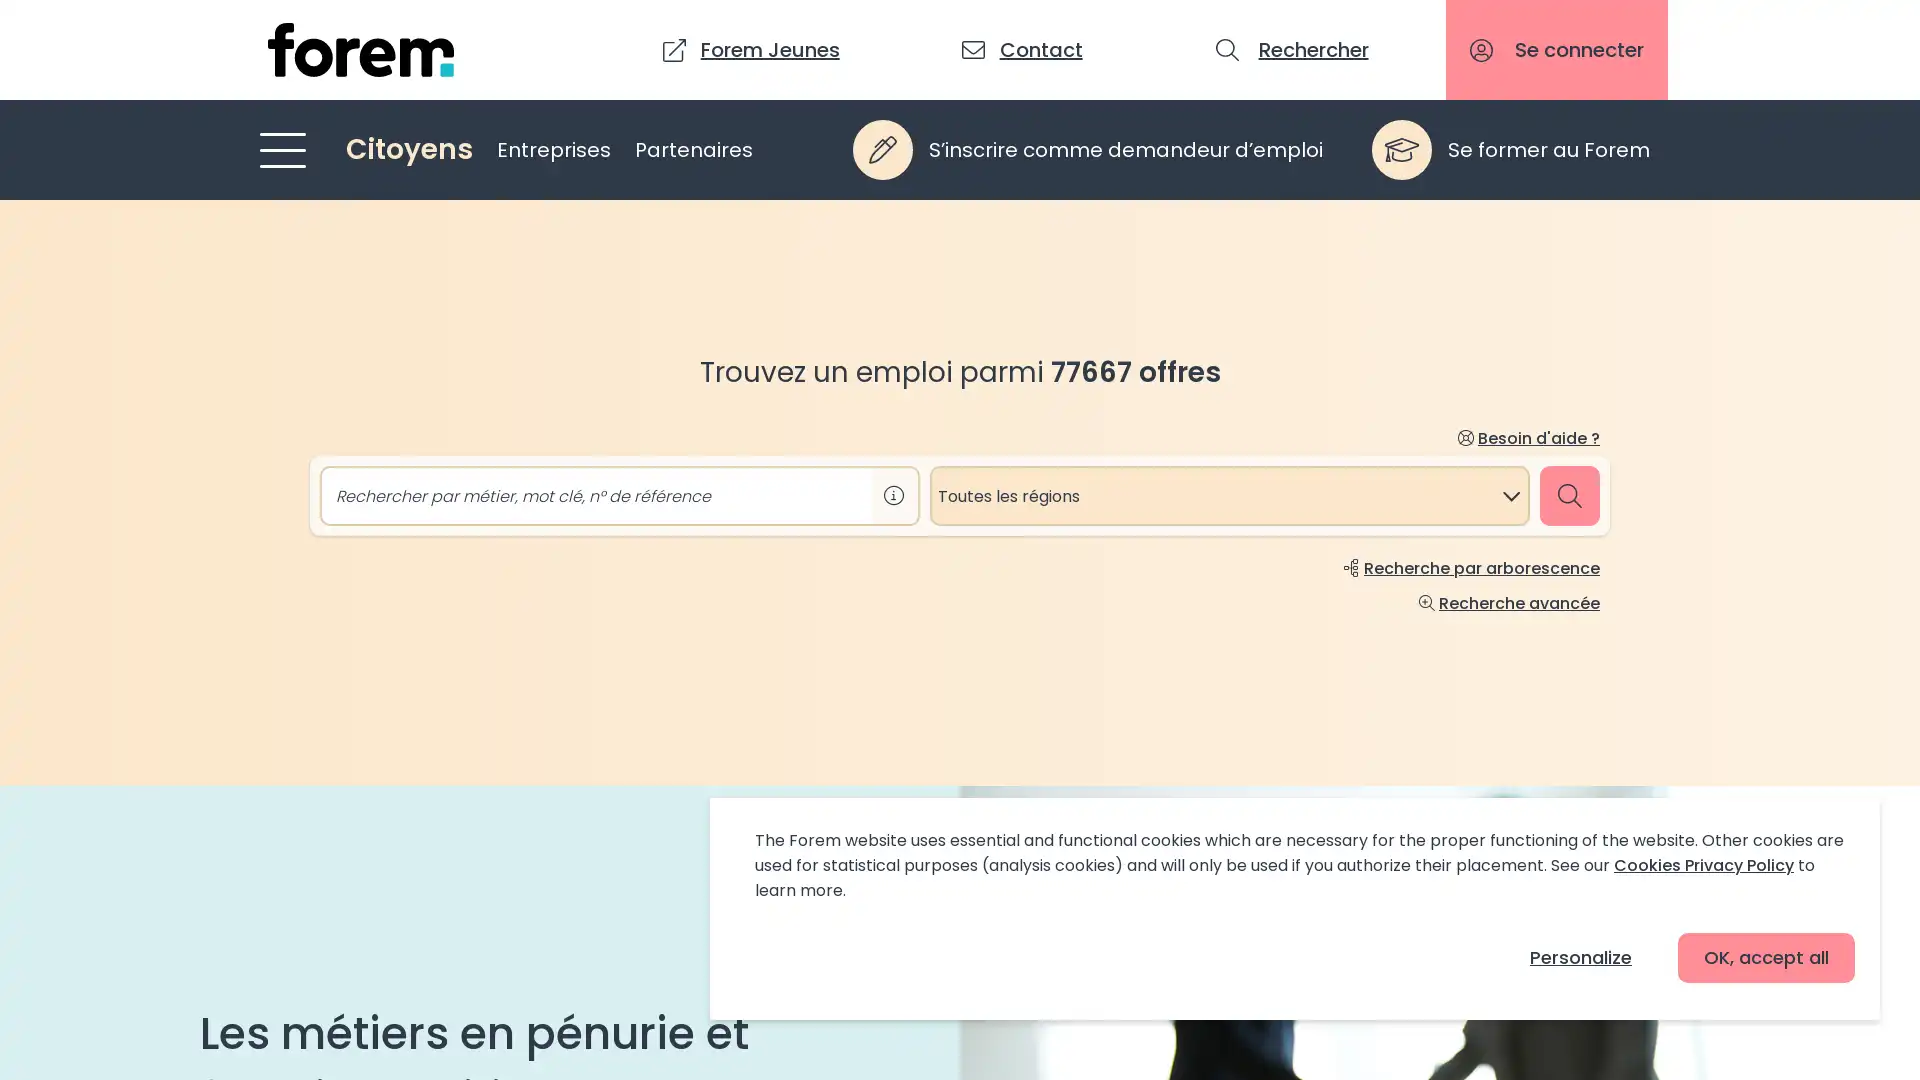  I want to click on Personalize, so click(1579, 956).